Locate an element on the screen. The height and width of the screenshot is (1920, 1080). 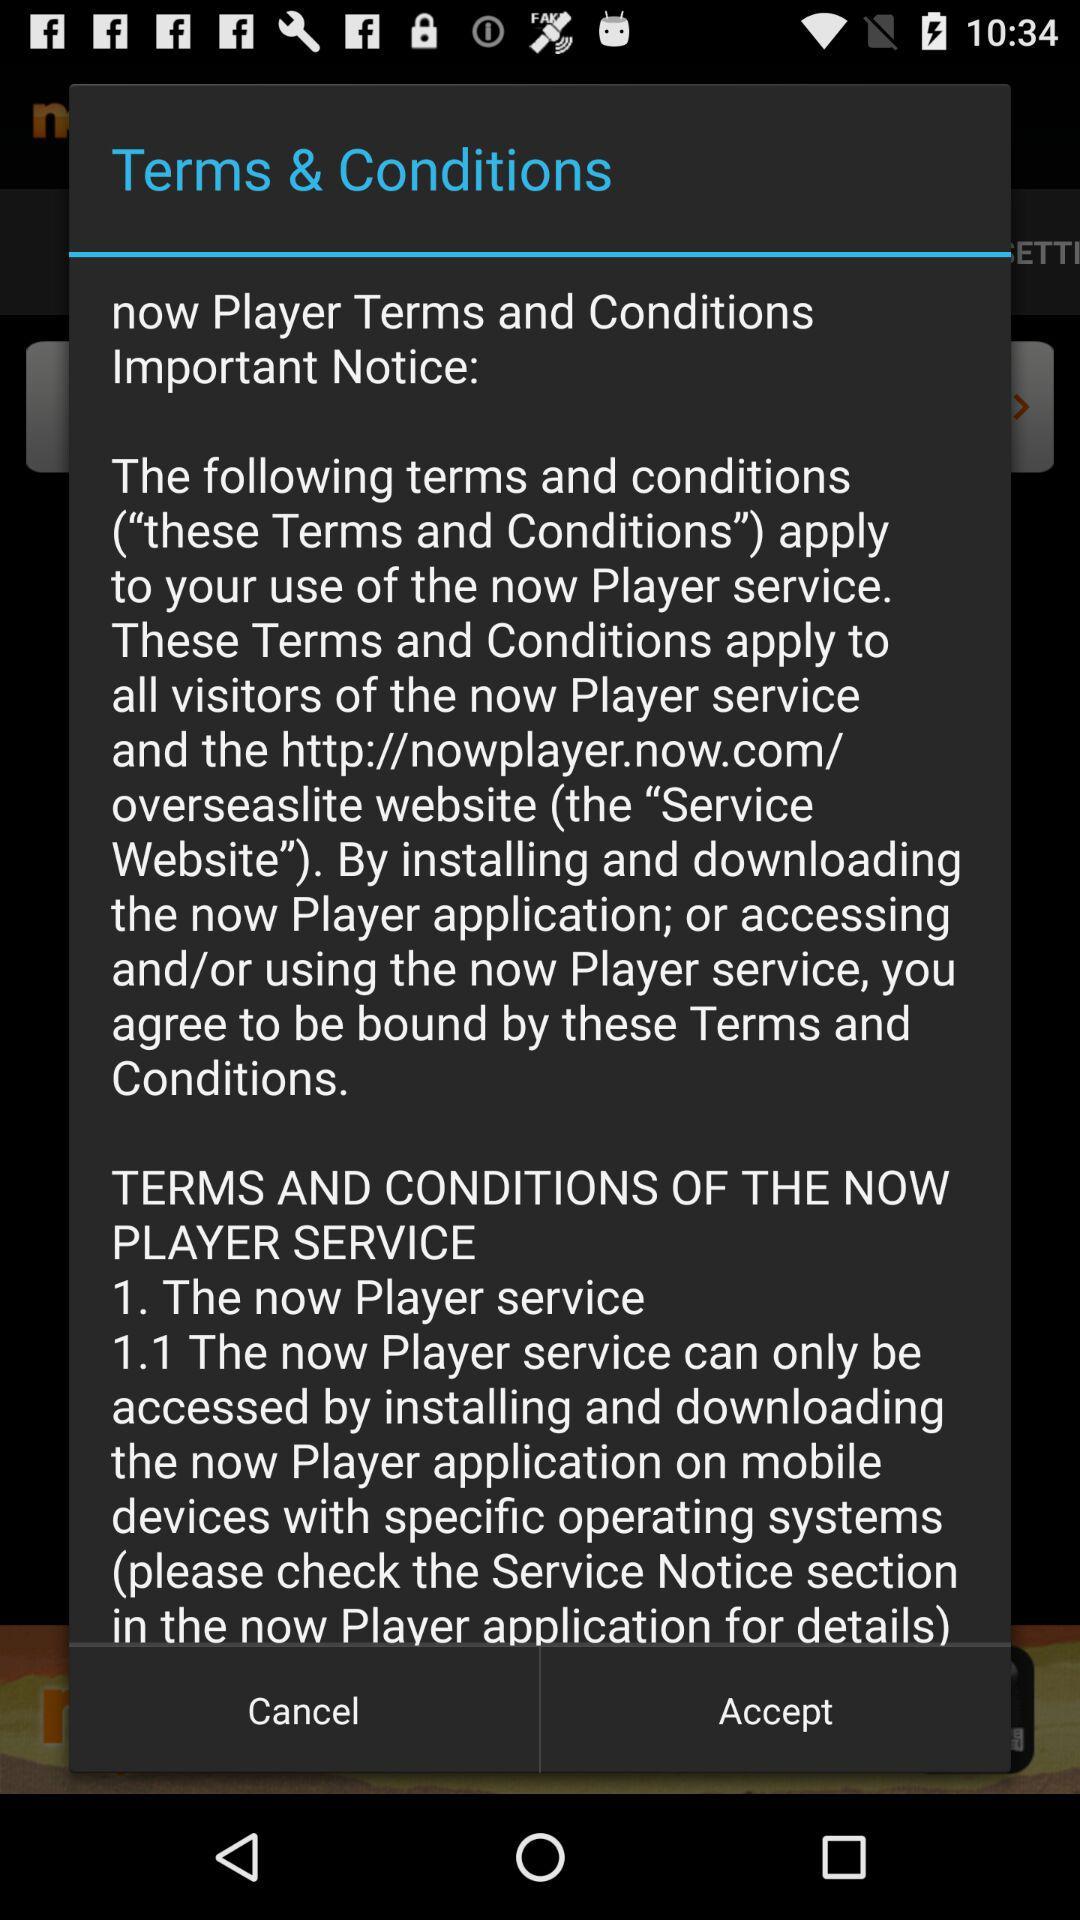
icon next to cancel icon is located at coordinates (774, 1708).